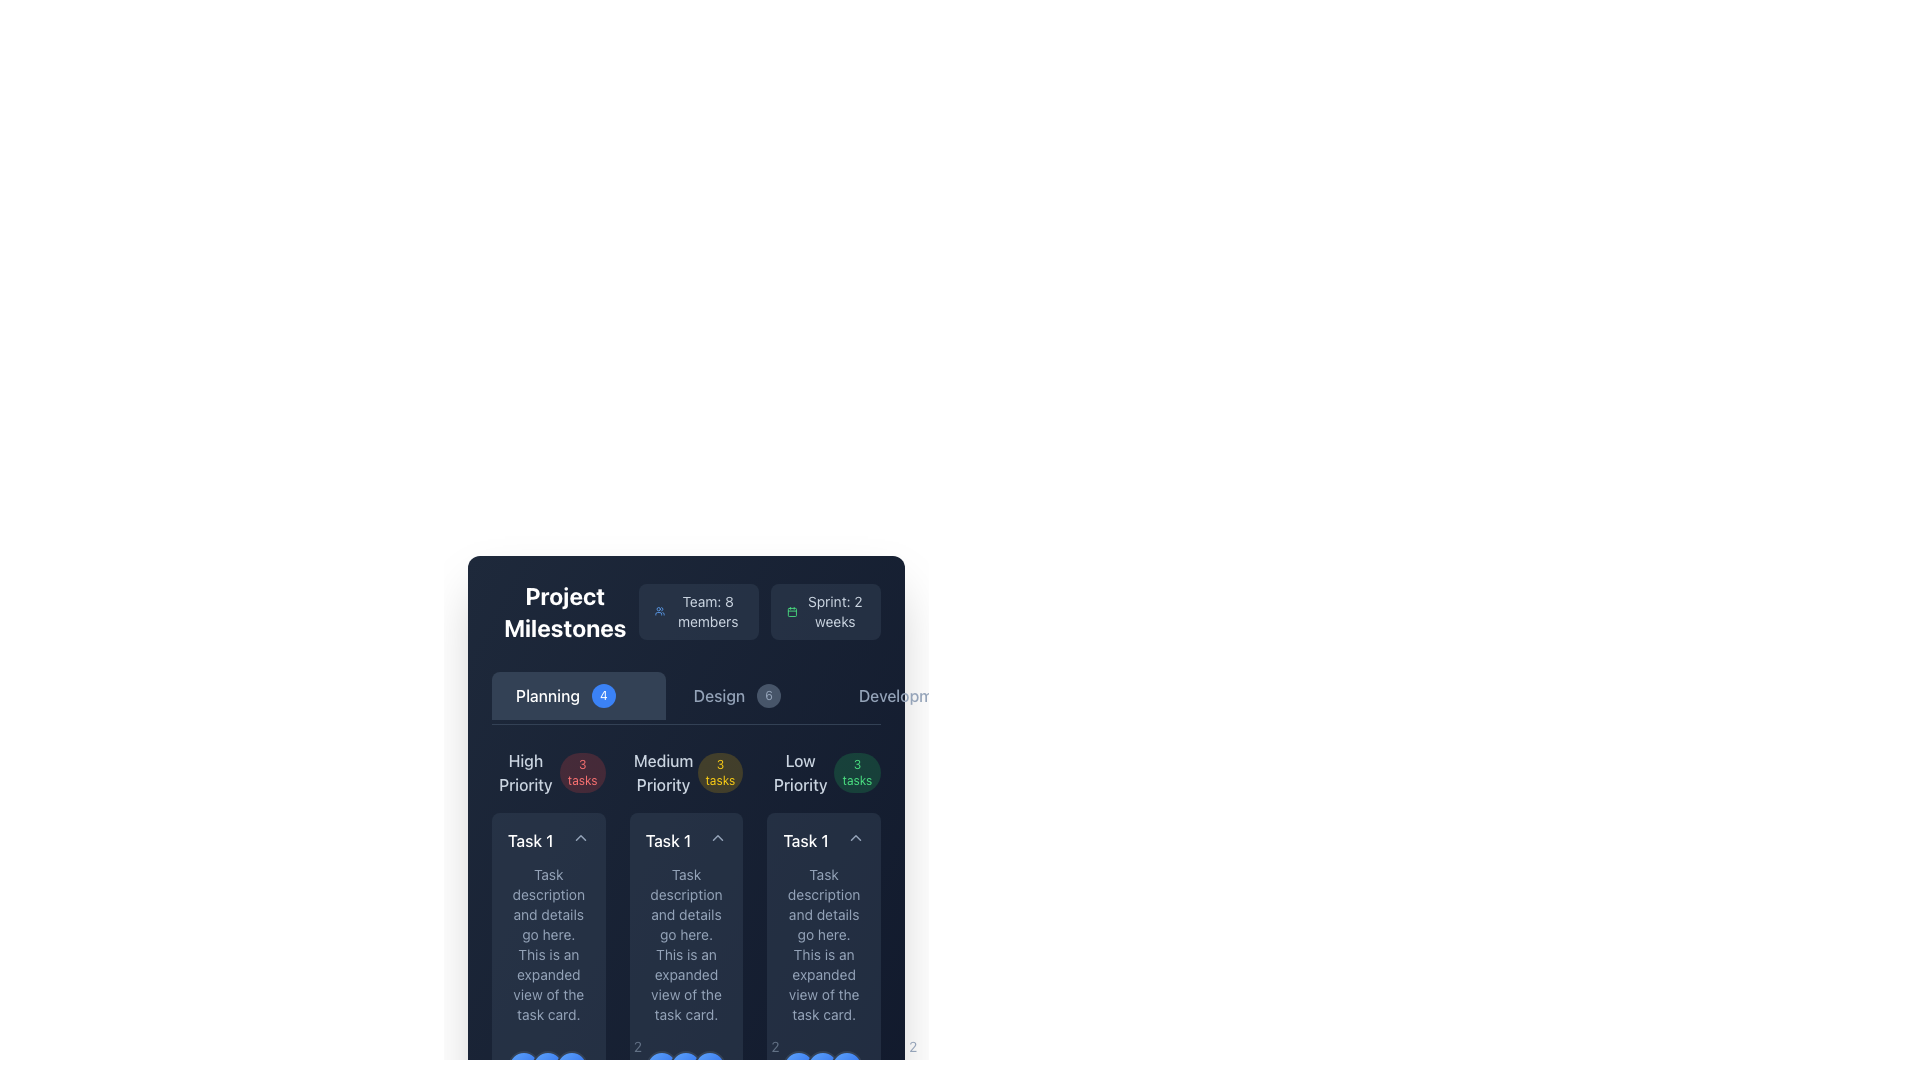  What do you see at coordinates (806, 840) in the screenshot?
I see `the 'Task 1' text label which is displayed in bold white font on a dark background, located in the rightmost column of the 'Project Milestones' section under the 'Low Priority' header` at bounding box center [806, 840].